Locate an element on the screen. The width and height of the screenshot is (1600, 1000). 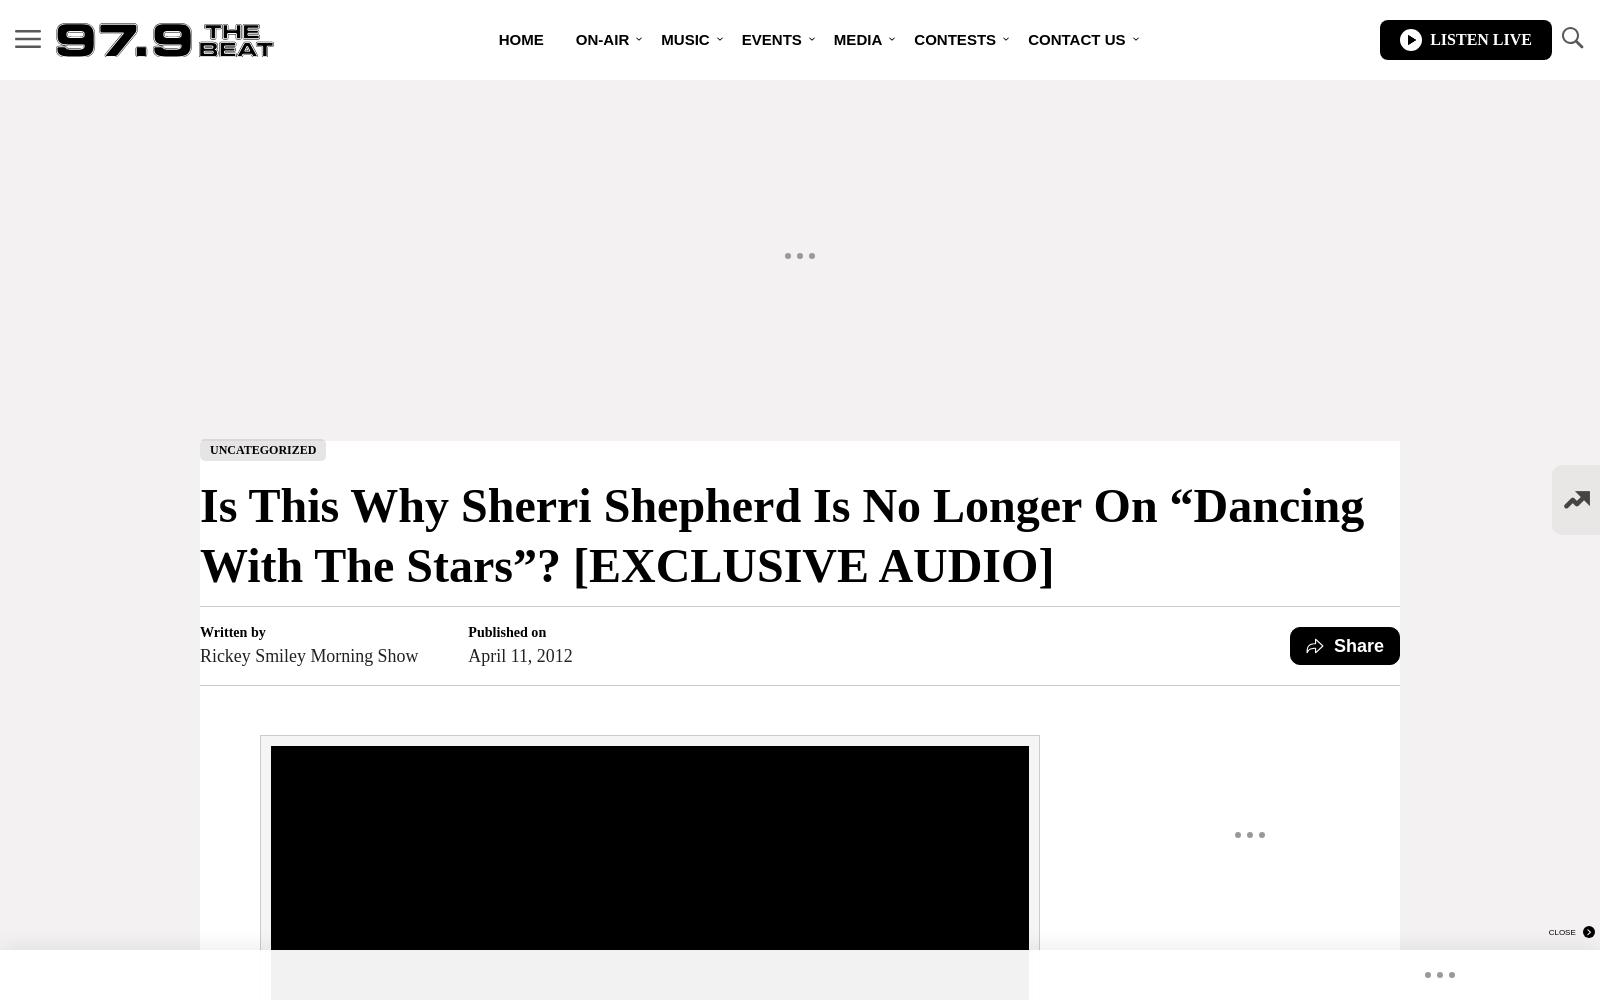
'Music Playlist' is located at coordinates (698, 120).